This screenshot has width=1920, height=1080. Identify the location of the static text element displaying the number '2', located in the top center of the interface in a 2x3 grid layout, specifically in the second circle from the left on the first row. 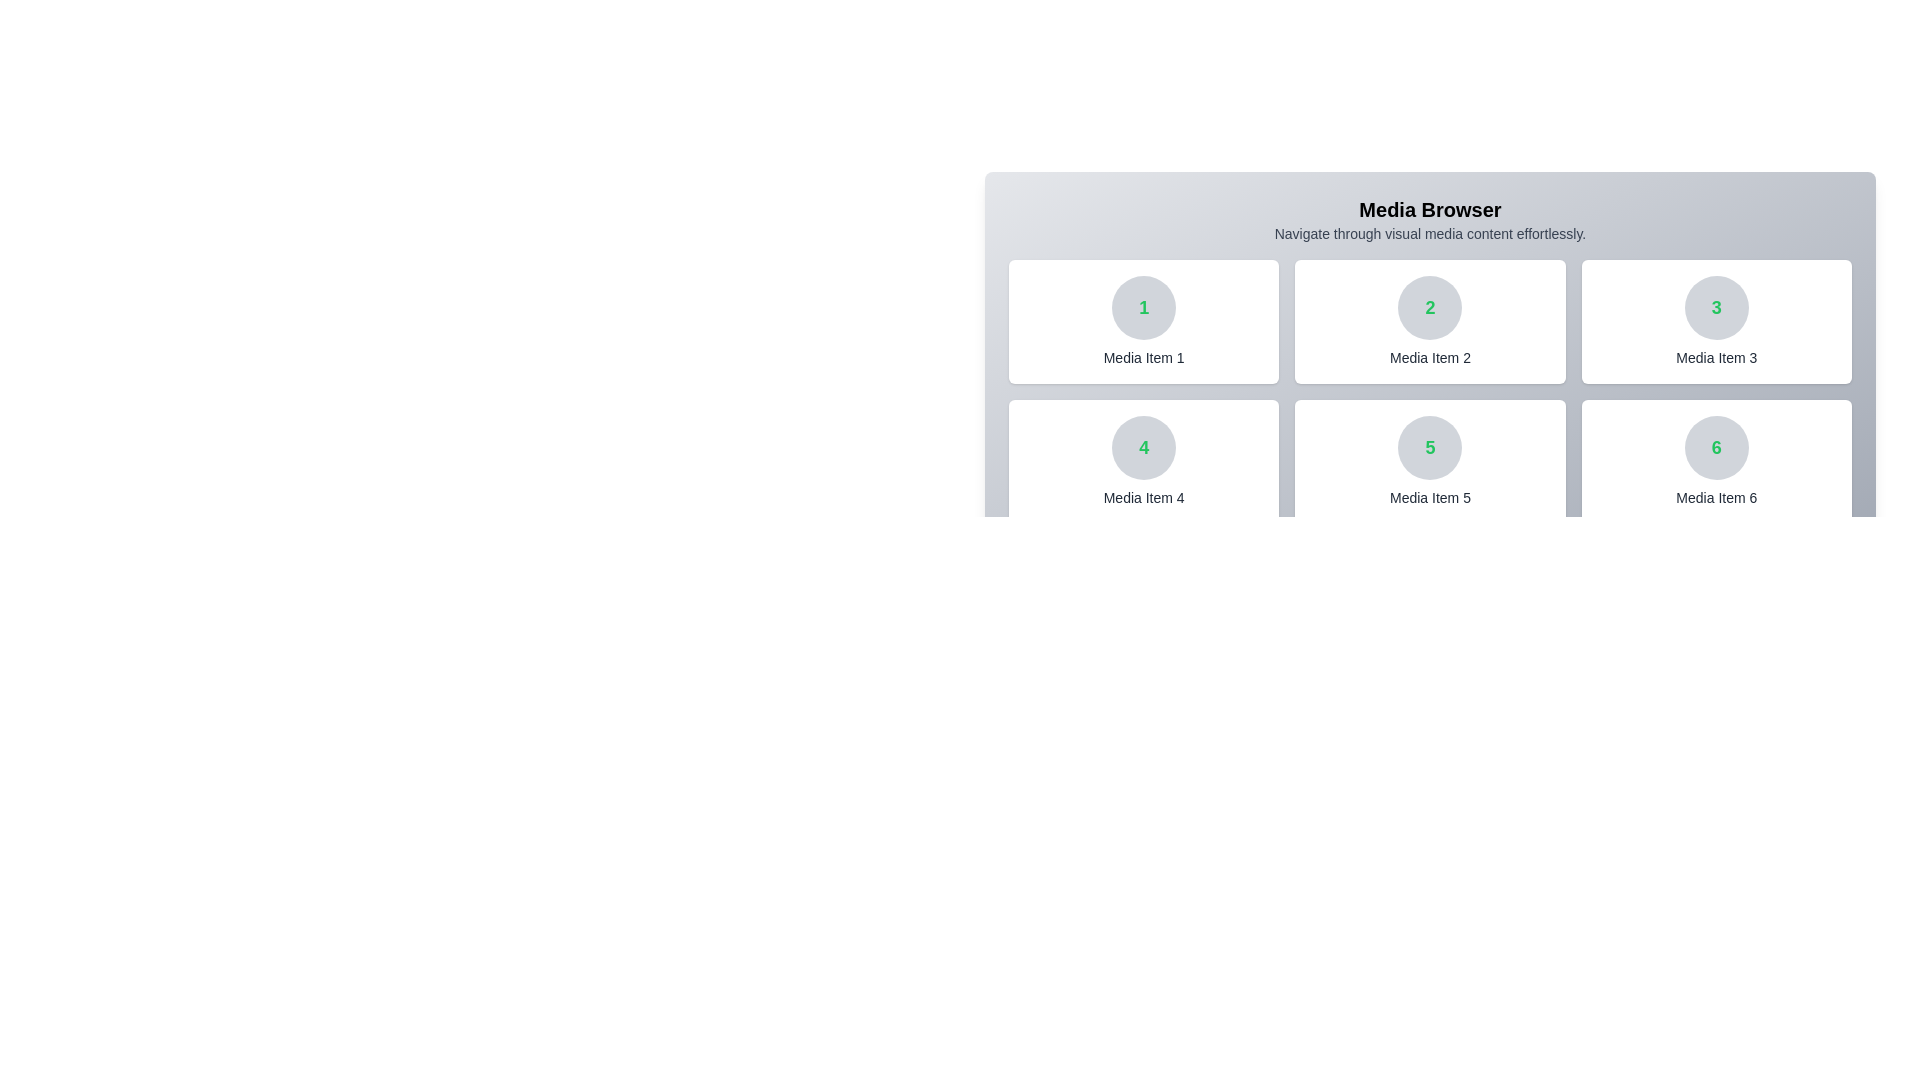
(1429, 308).